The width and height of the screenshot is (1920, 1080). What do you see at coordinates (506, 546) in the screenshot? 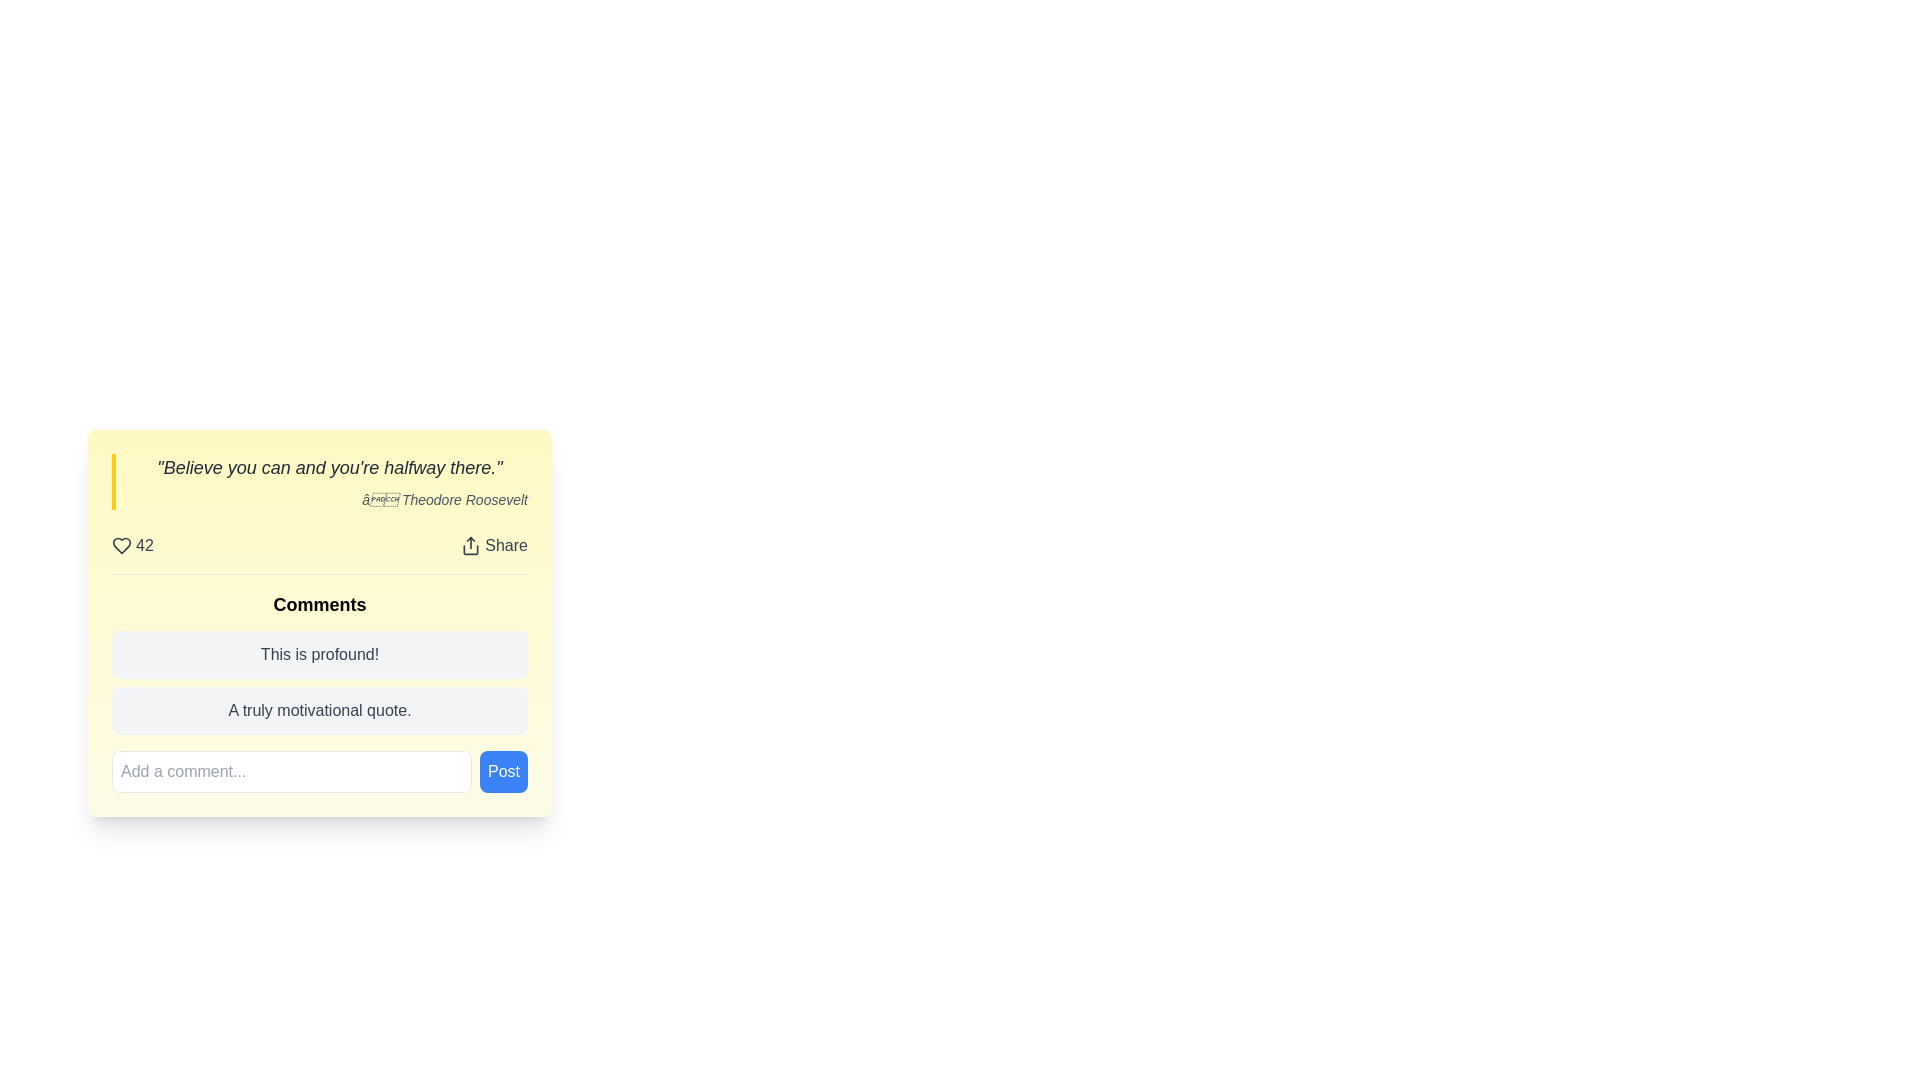
I see `the text label in the lower right corner of the card` at bounding box center [506, 546].